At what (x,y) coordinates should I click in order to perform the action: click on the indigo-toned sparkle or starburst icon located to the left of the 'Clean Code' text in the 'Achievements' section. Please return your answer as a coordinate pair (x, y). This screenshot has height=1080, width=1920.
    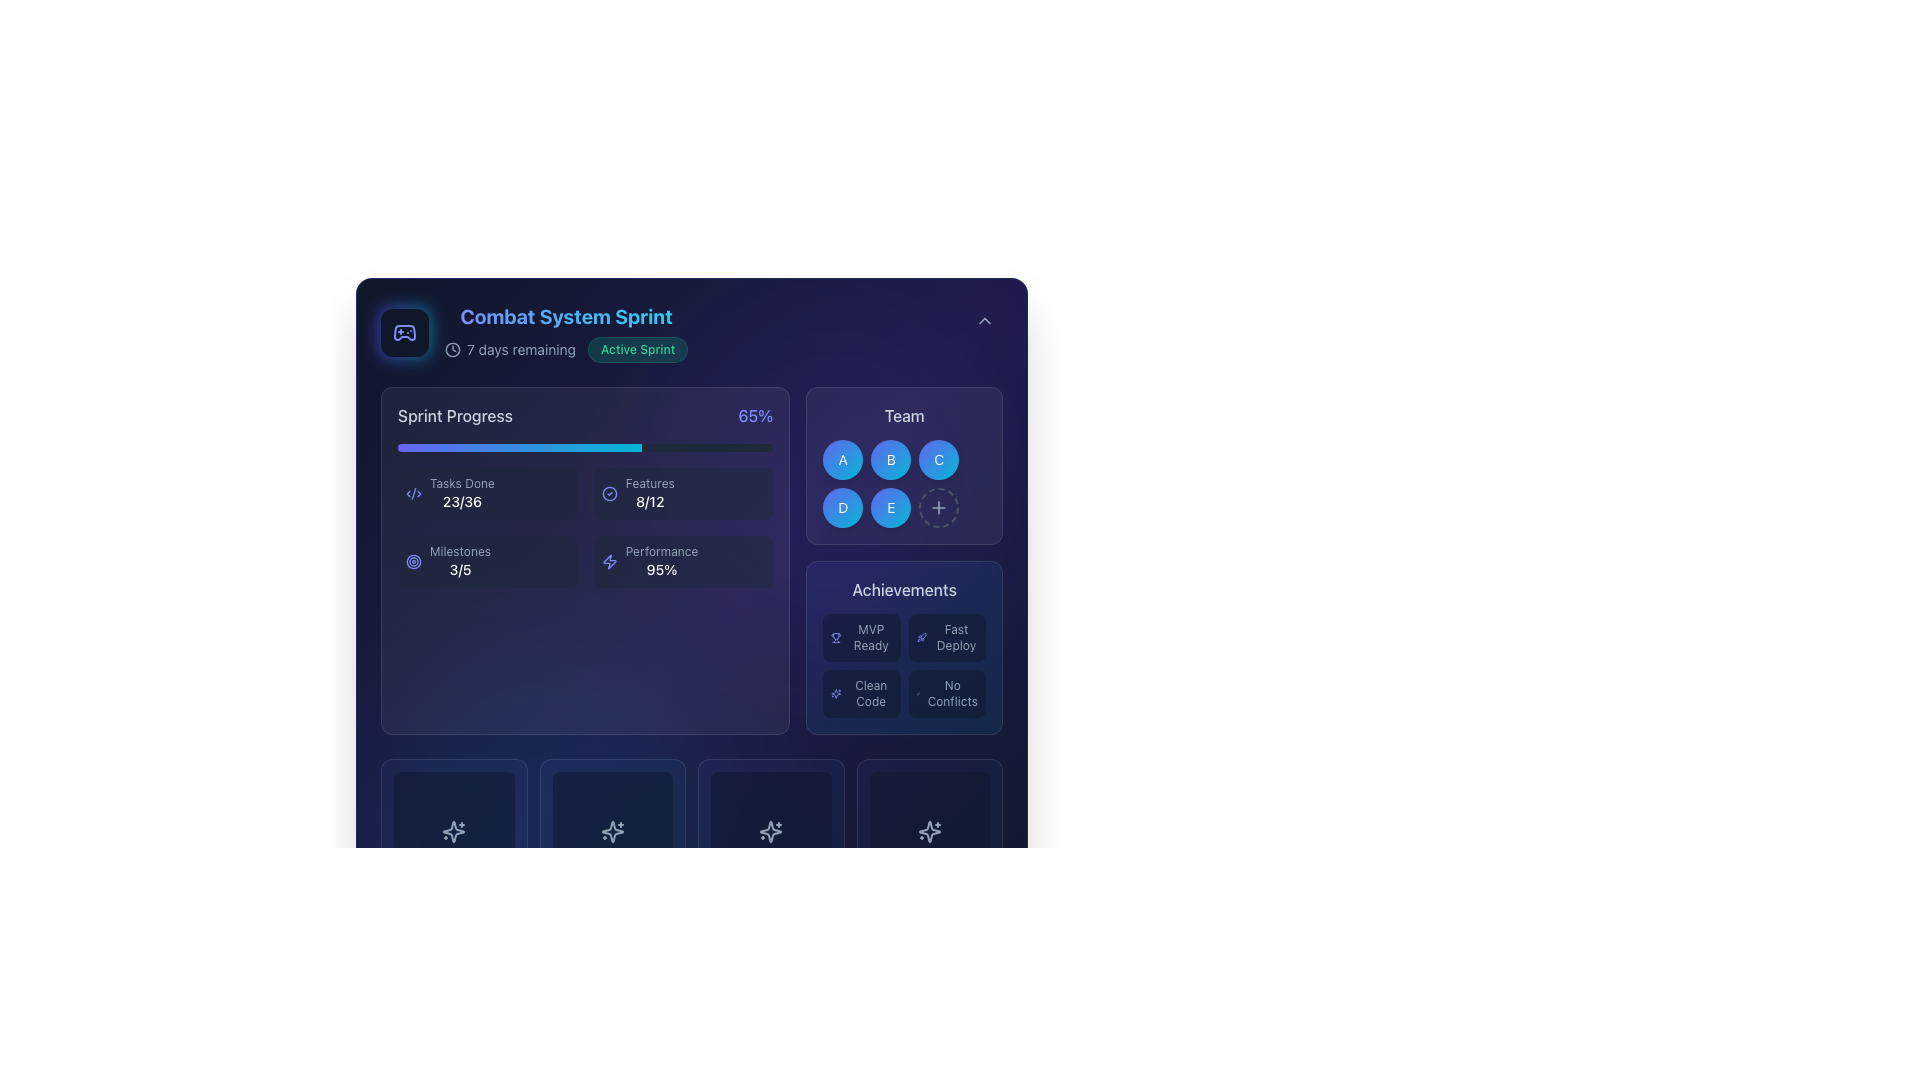
    Looking at the image, I should click on (836, 693).